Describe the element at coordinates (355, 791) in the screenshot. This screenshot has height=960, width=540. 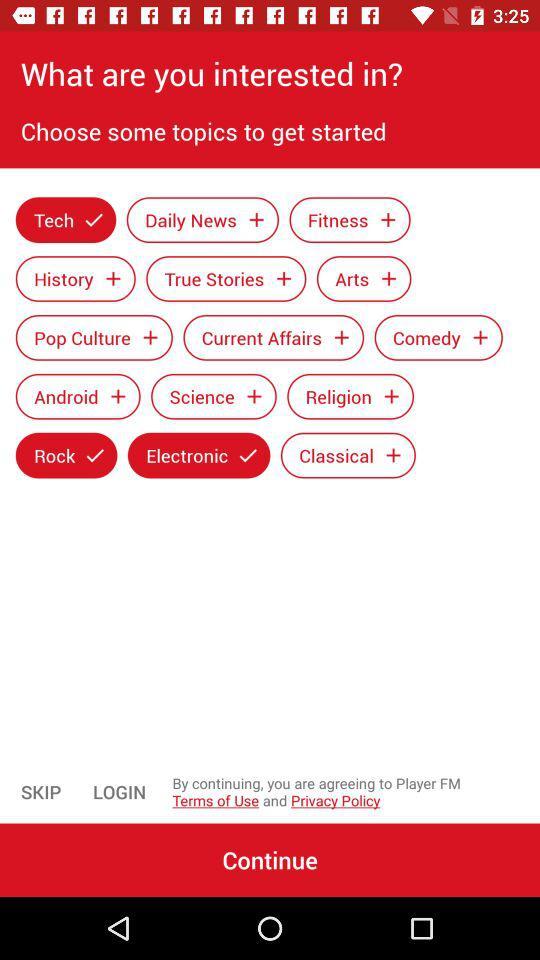
I see `the item to the right of the login icon` at that location.